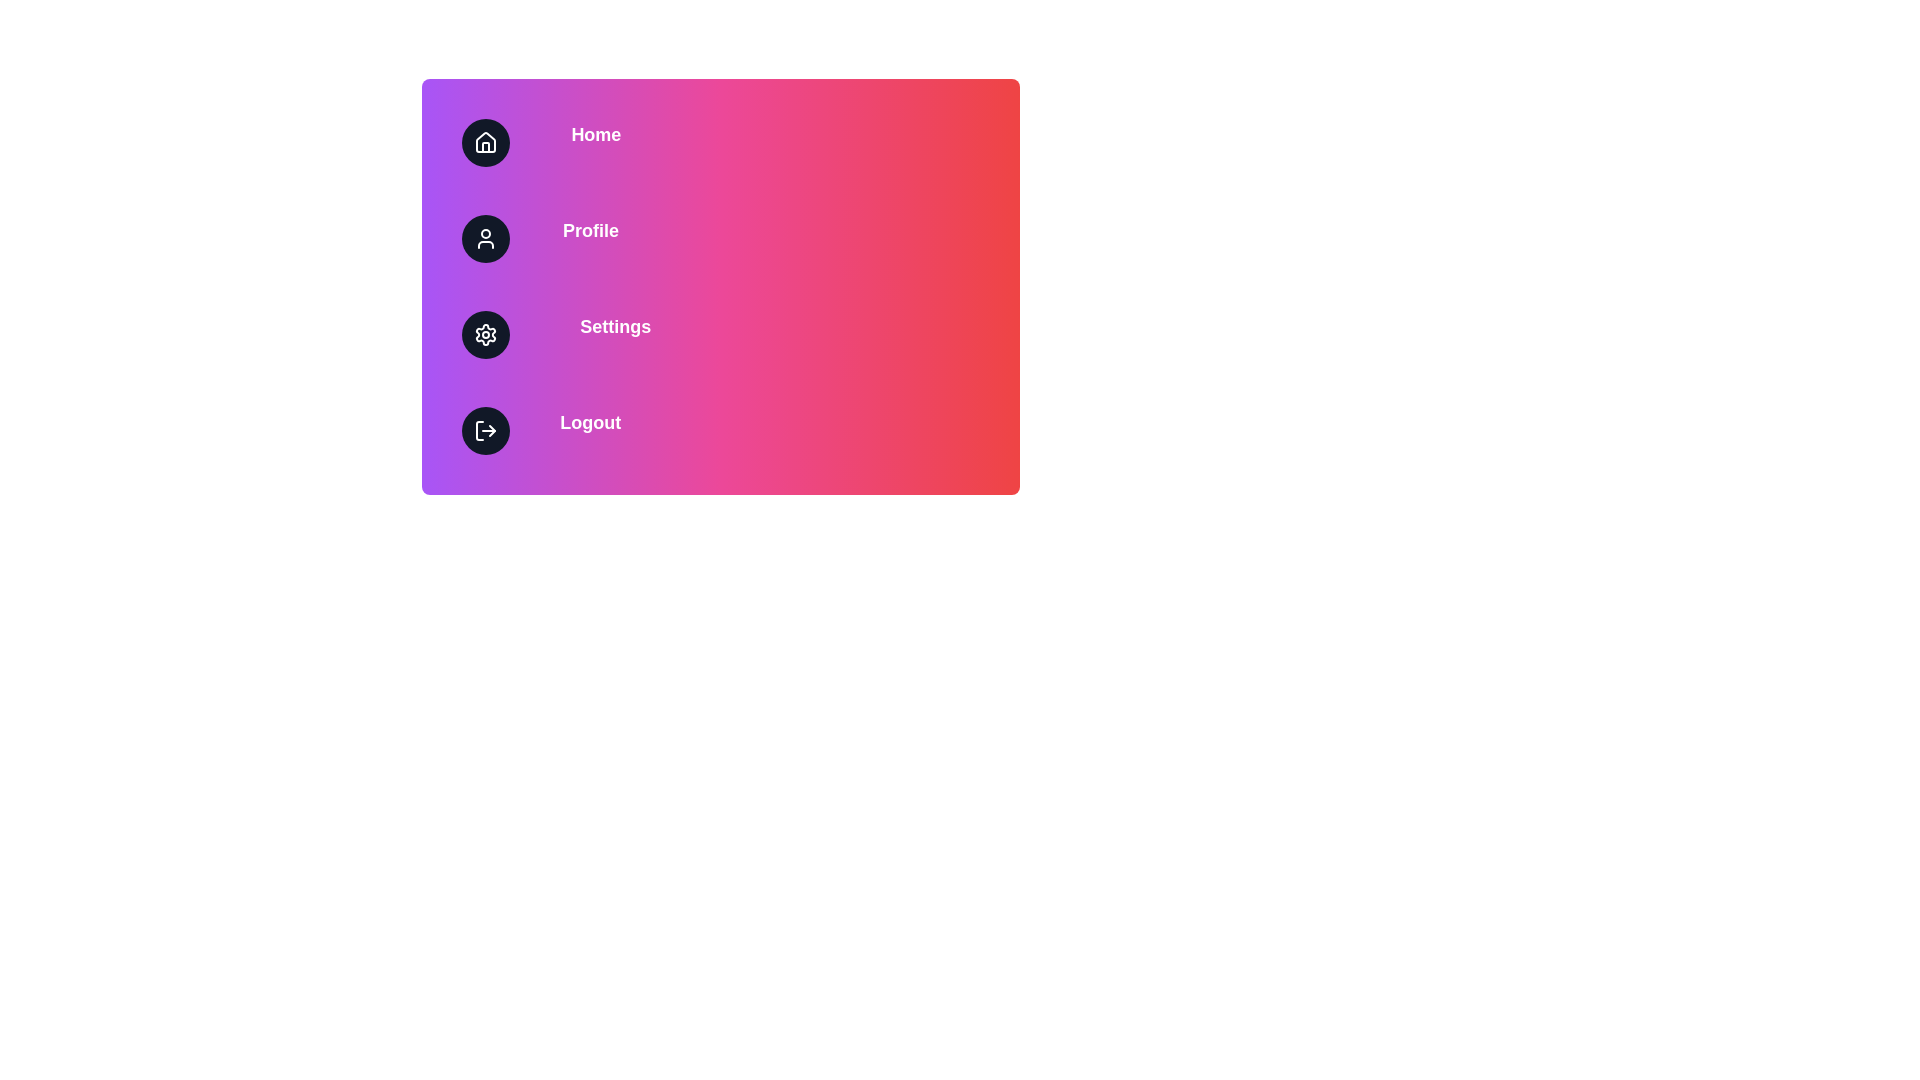 The image size is (1920, 1080). I want to click on the menu item labeled Logout to reveal its description, so click(720, 430).